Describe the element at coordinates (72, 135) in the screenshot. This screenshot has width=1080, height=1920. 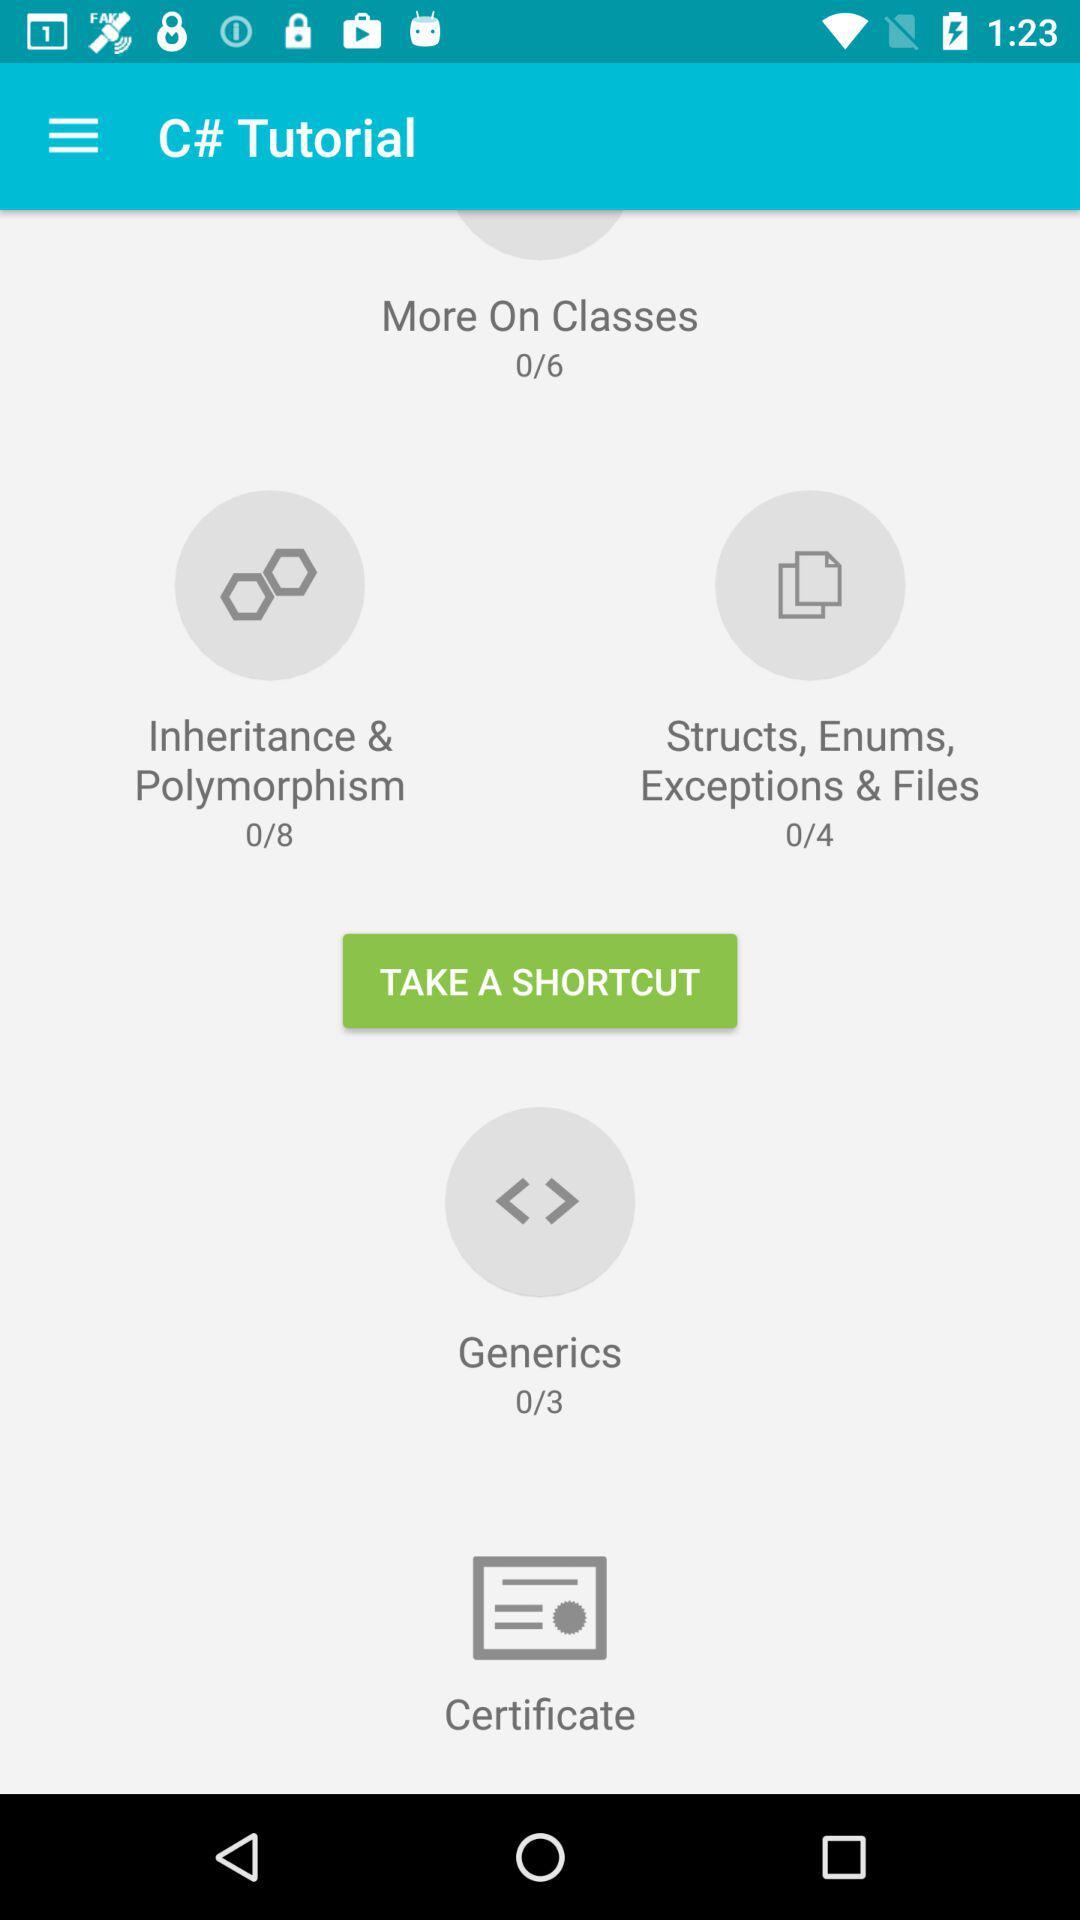
I see `the icon above the inheritance & polymorphism` at that location.